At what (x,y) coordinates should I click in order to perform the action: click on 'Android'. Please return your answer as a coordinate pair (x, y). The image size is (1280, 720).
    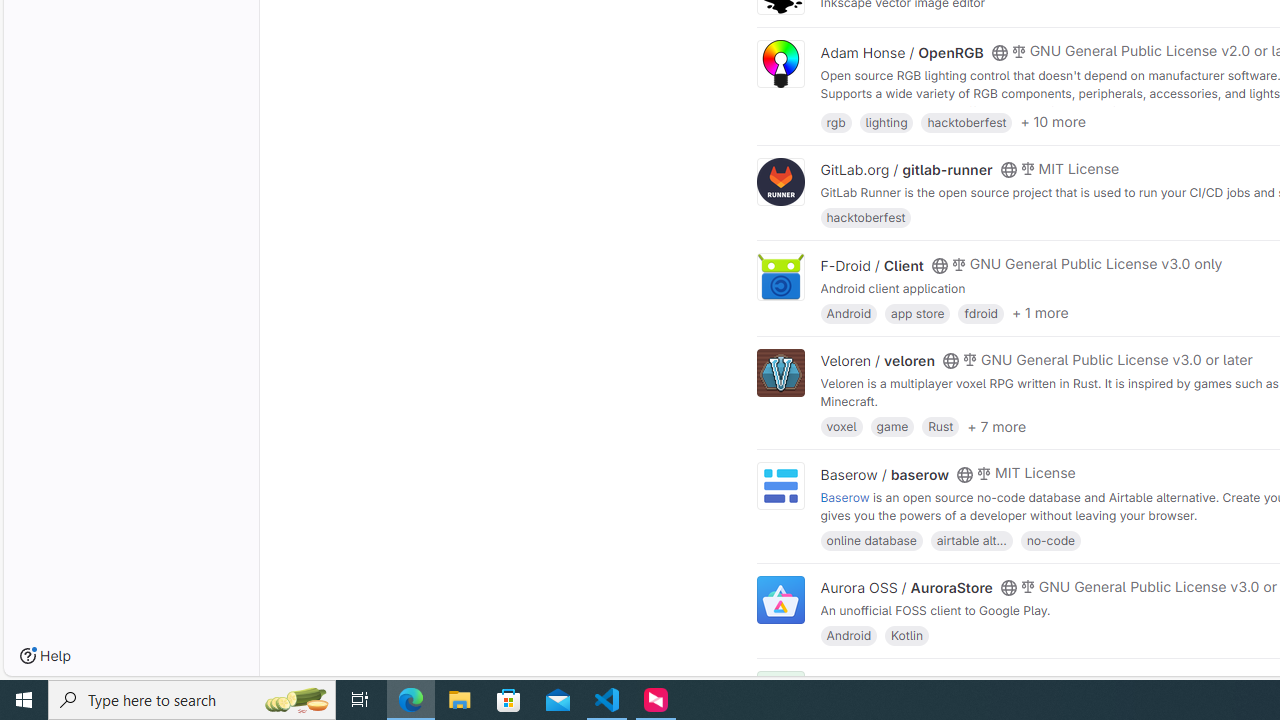
    Looking at the image, I should click on (848, 635).